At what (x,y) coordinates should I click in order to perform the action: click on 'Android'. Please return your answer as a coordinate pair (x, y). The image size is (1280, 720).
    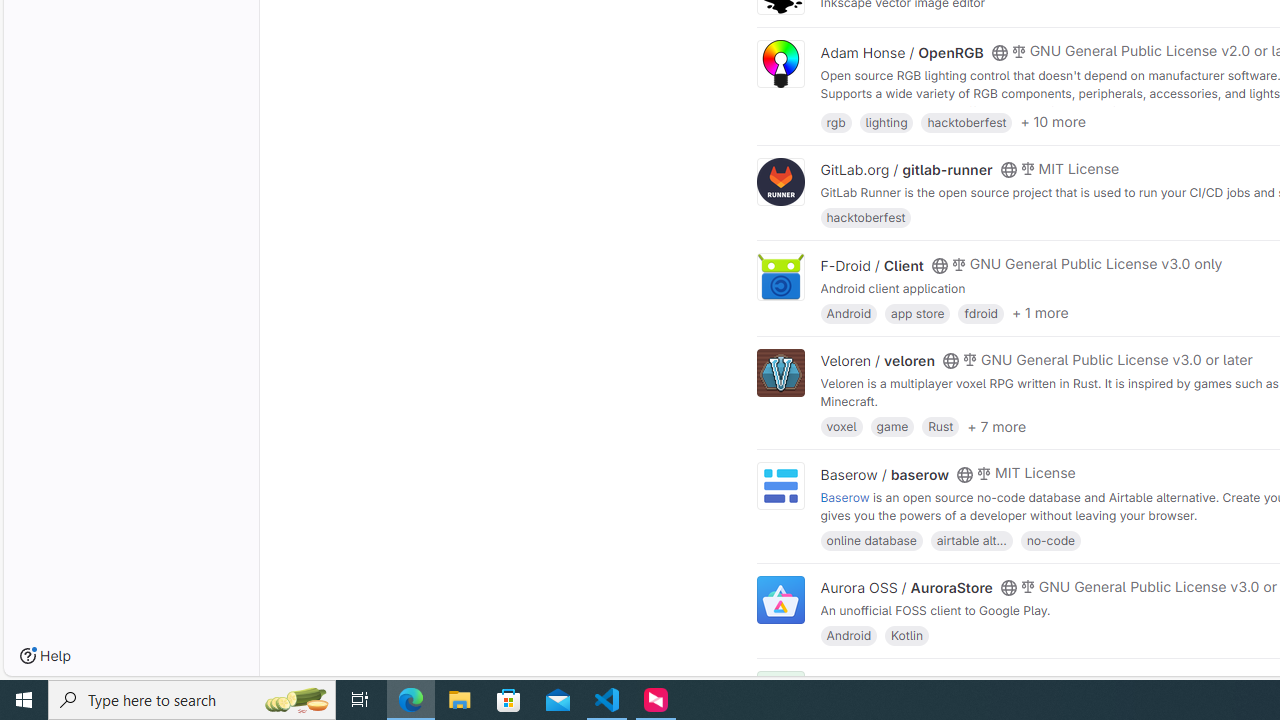
    Looking at the image, I should click on (848, 635).